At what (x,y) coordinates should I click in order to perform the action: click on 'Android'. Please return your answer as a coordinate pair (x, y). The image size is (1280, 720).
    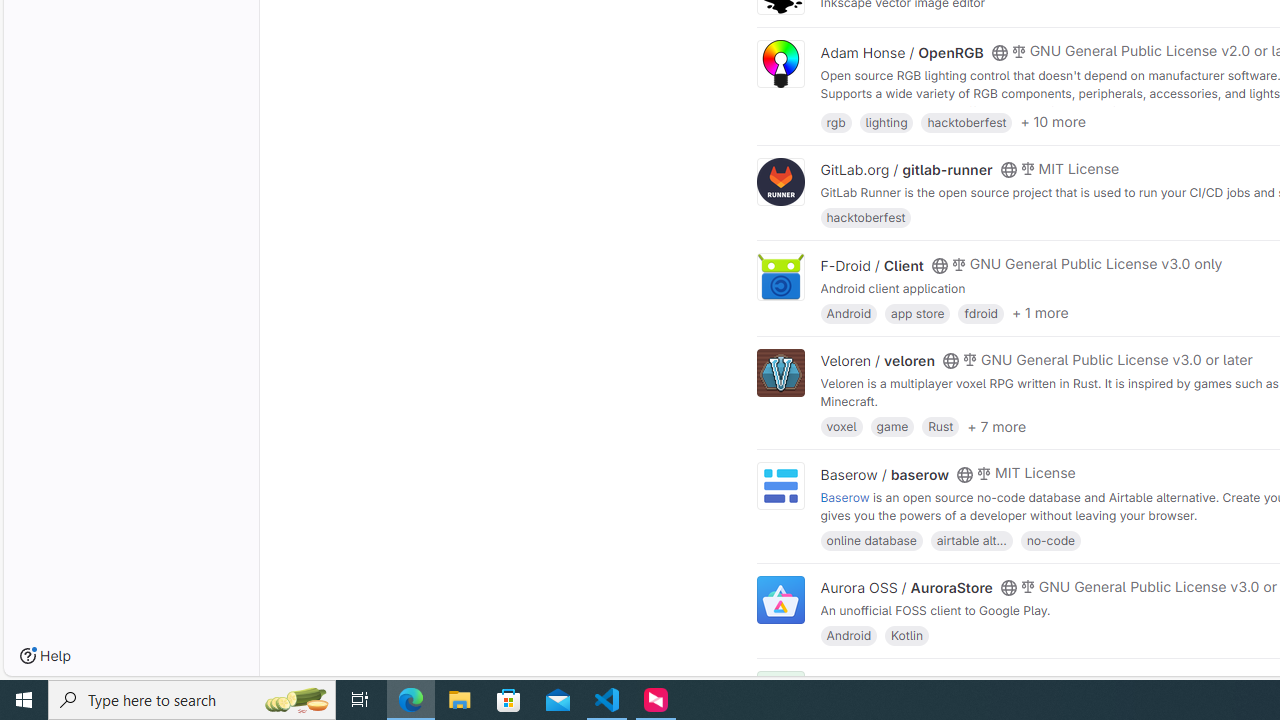
    Looking at the image, I should click on (848, 635).